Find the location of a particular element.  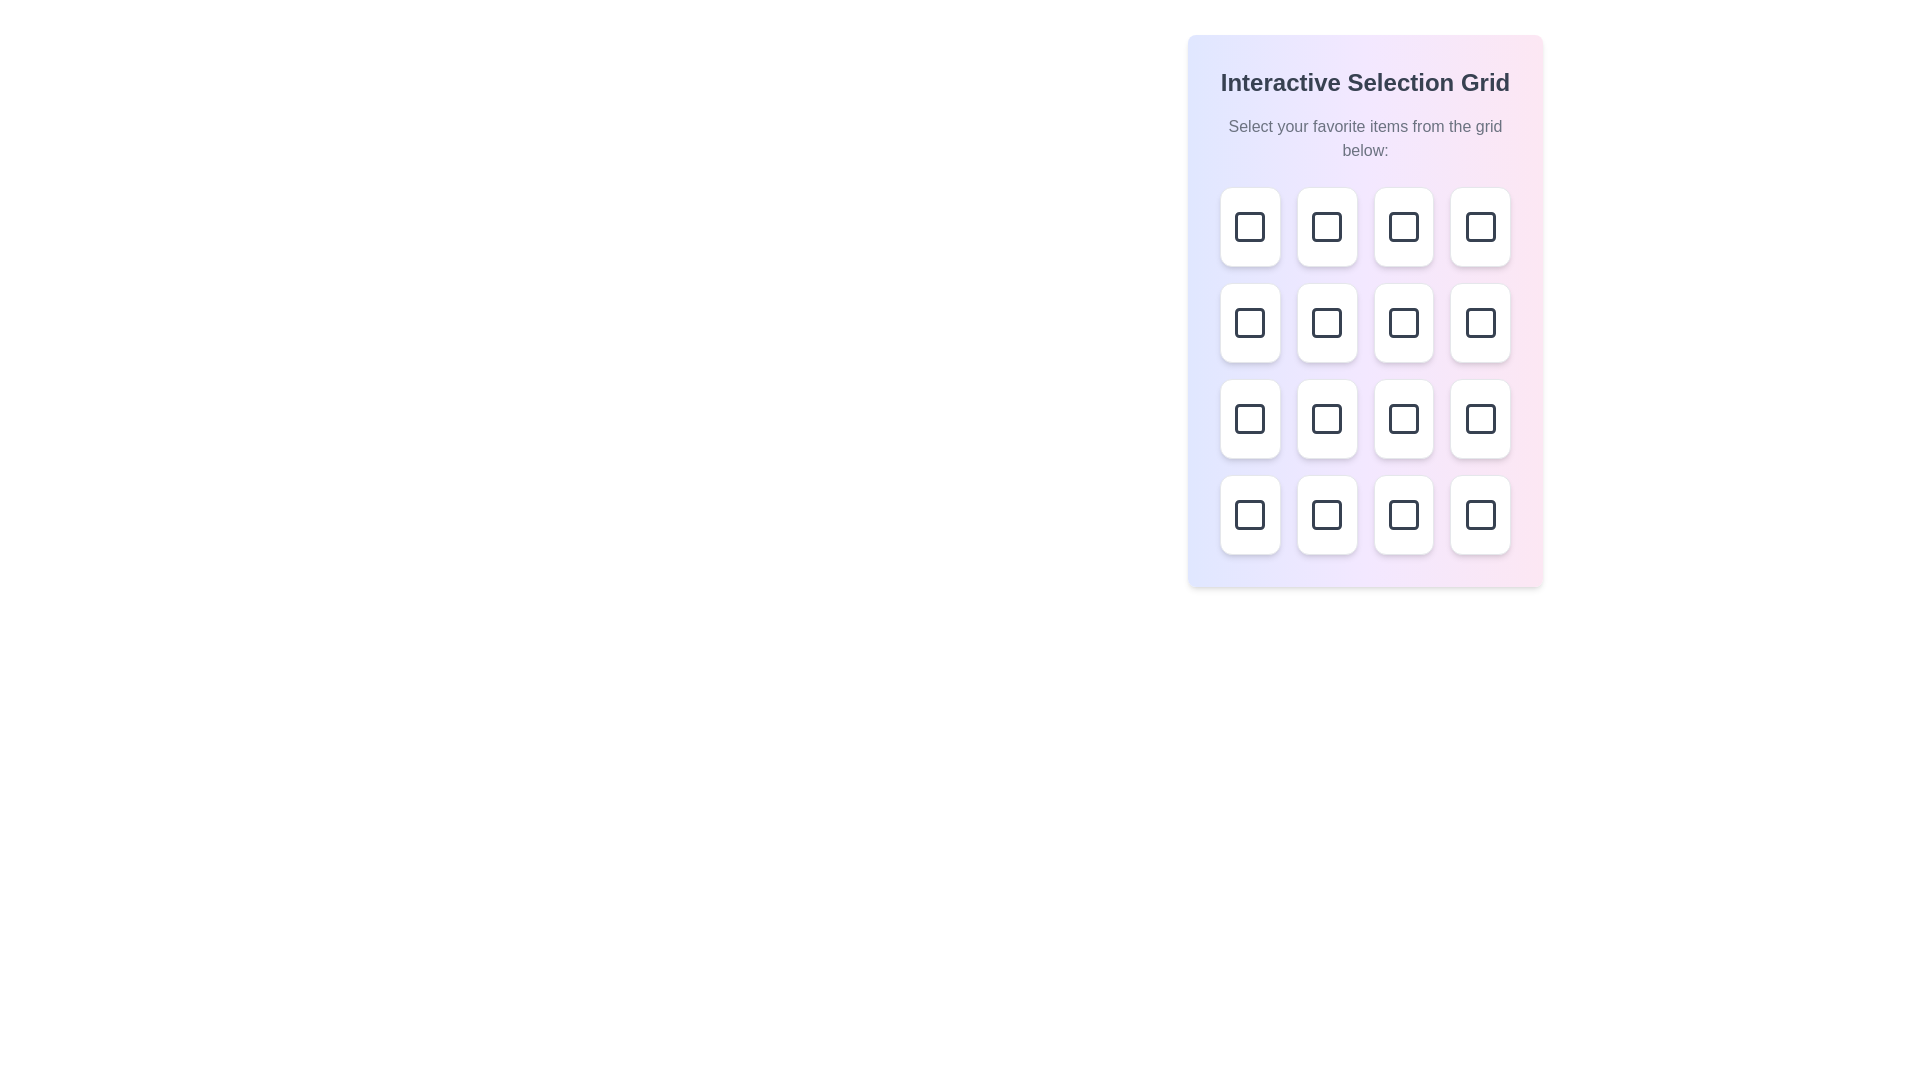

the interactive selection button located in the second row, third column of the 'Interactive Selection Grid' is located at coordinates (1327, 322).